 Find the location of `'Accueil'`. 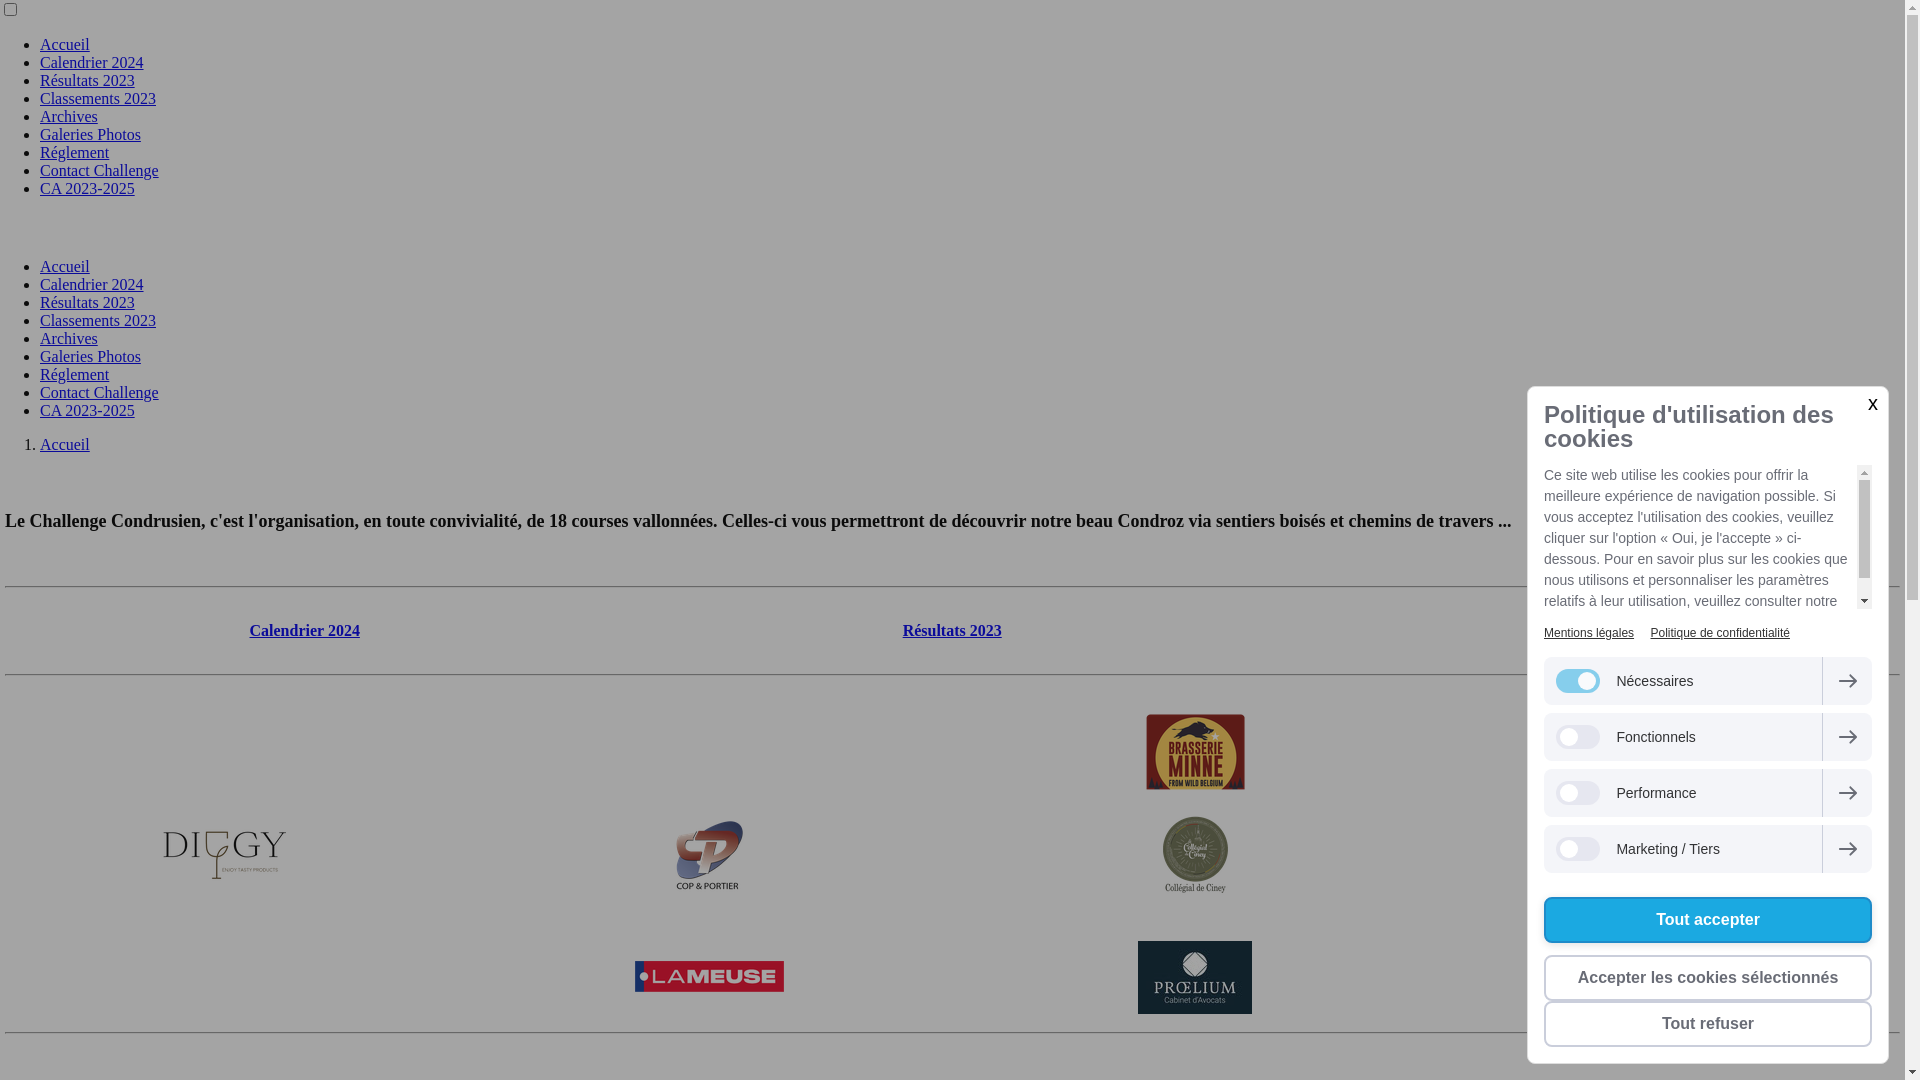

'Accueil' is located at coordinates (65, 265).